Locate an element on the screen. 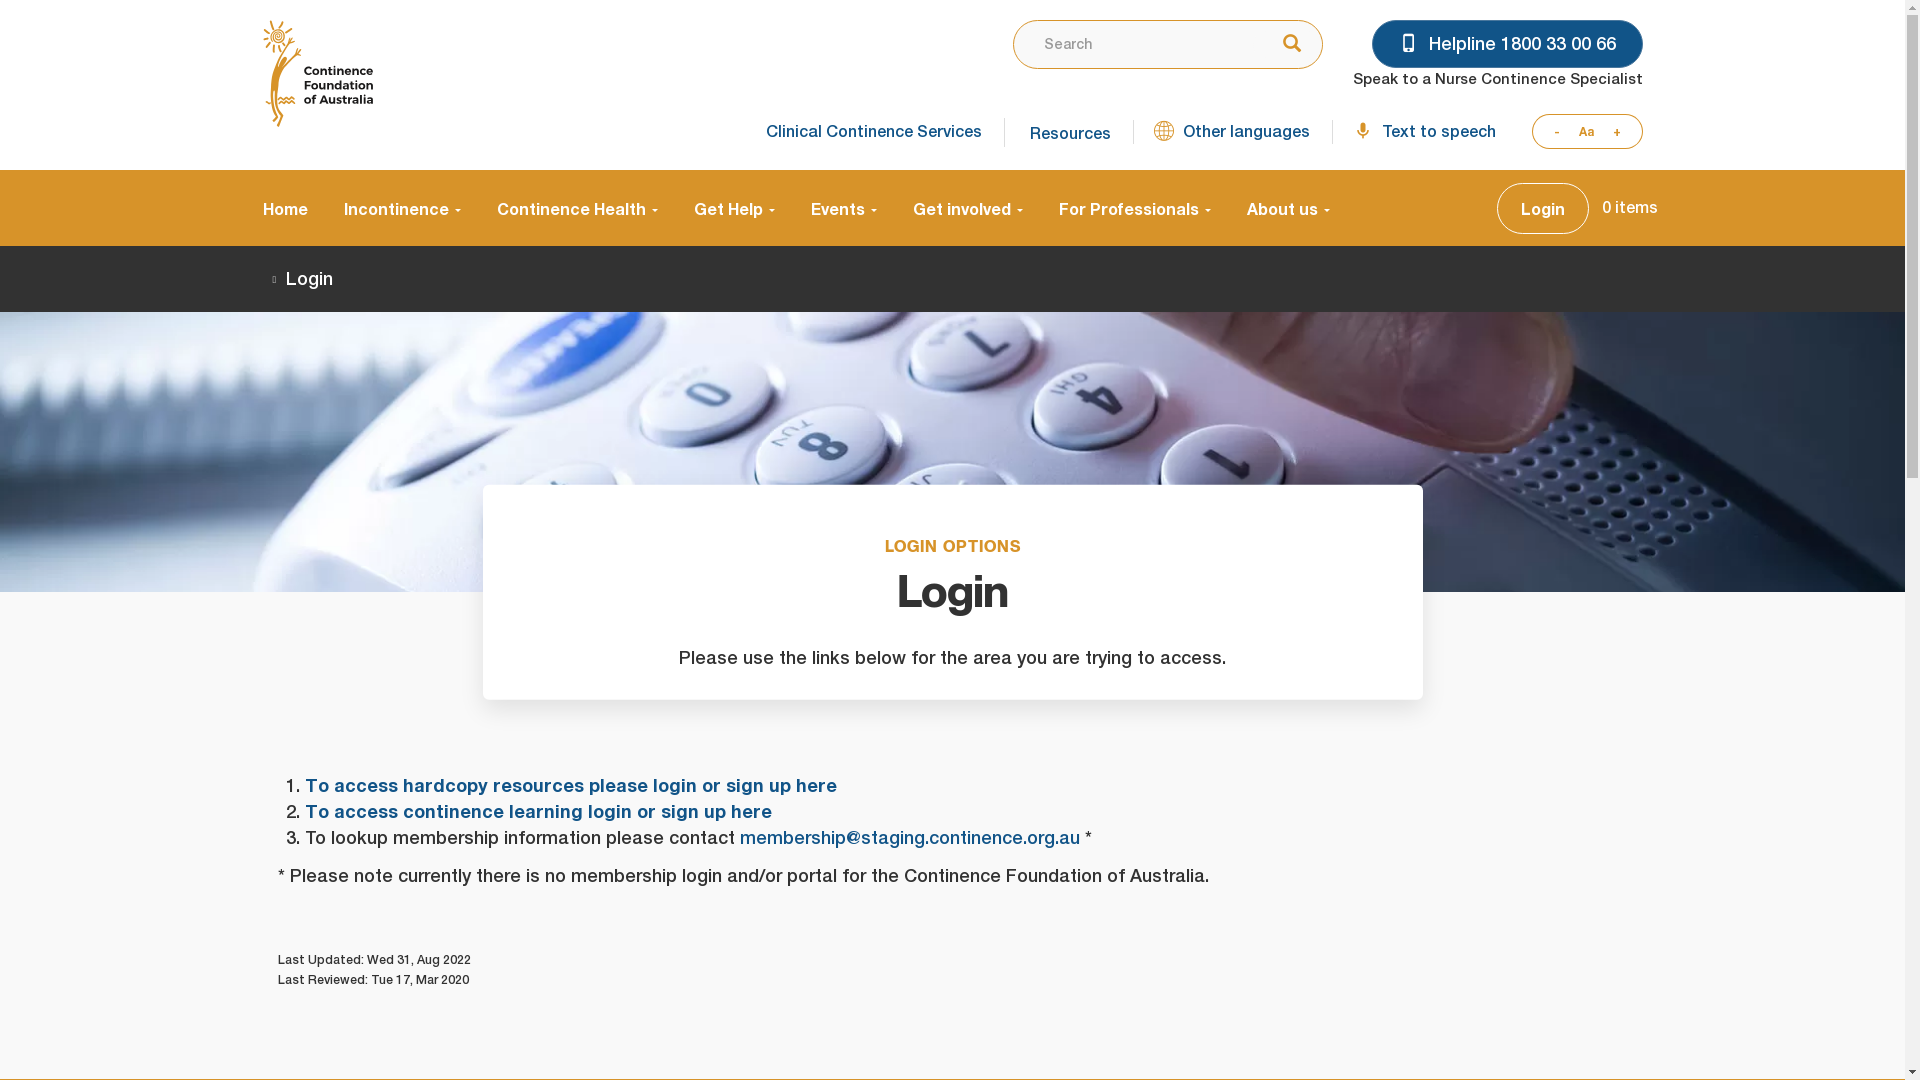 Image resolution: width=1920 pixels, height=1080 pixels. 'Events' is located at coordinates (843, 208).